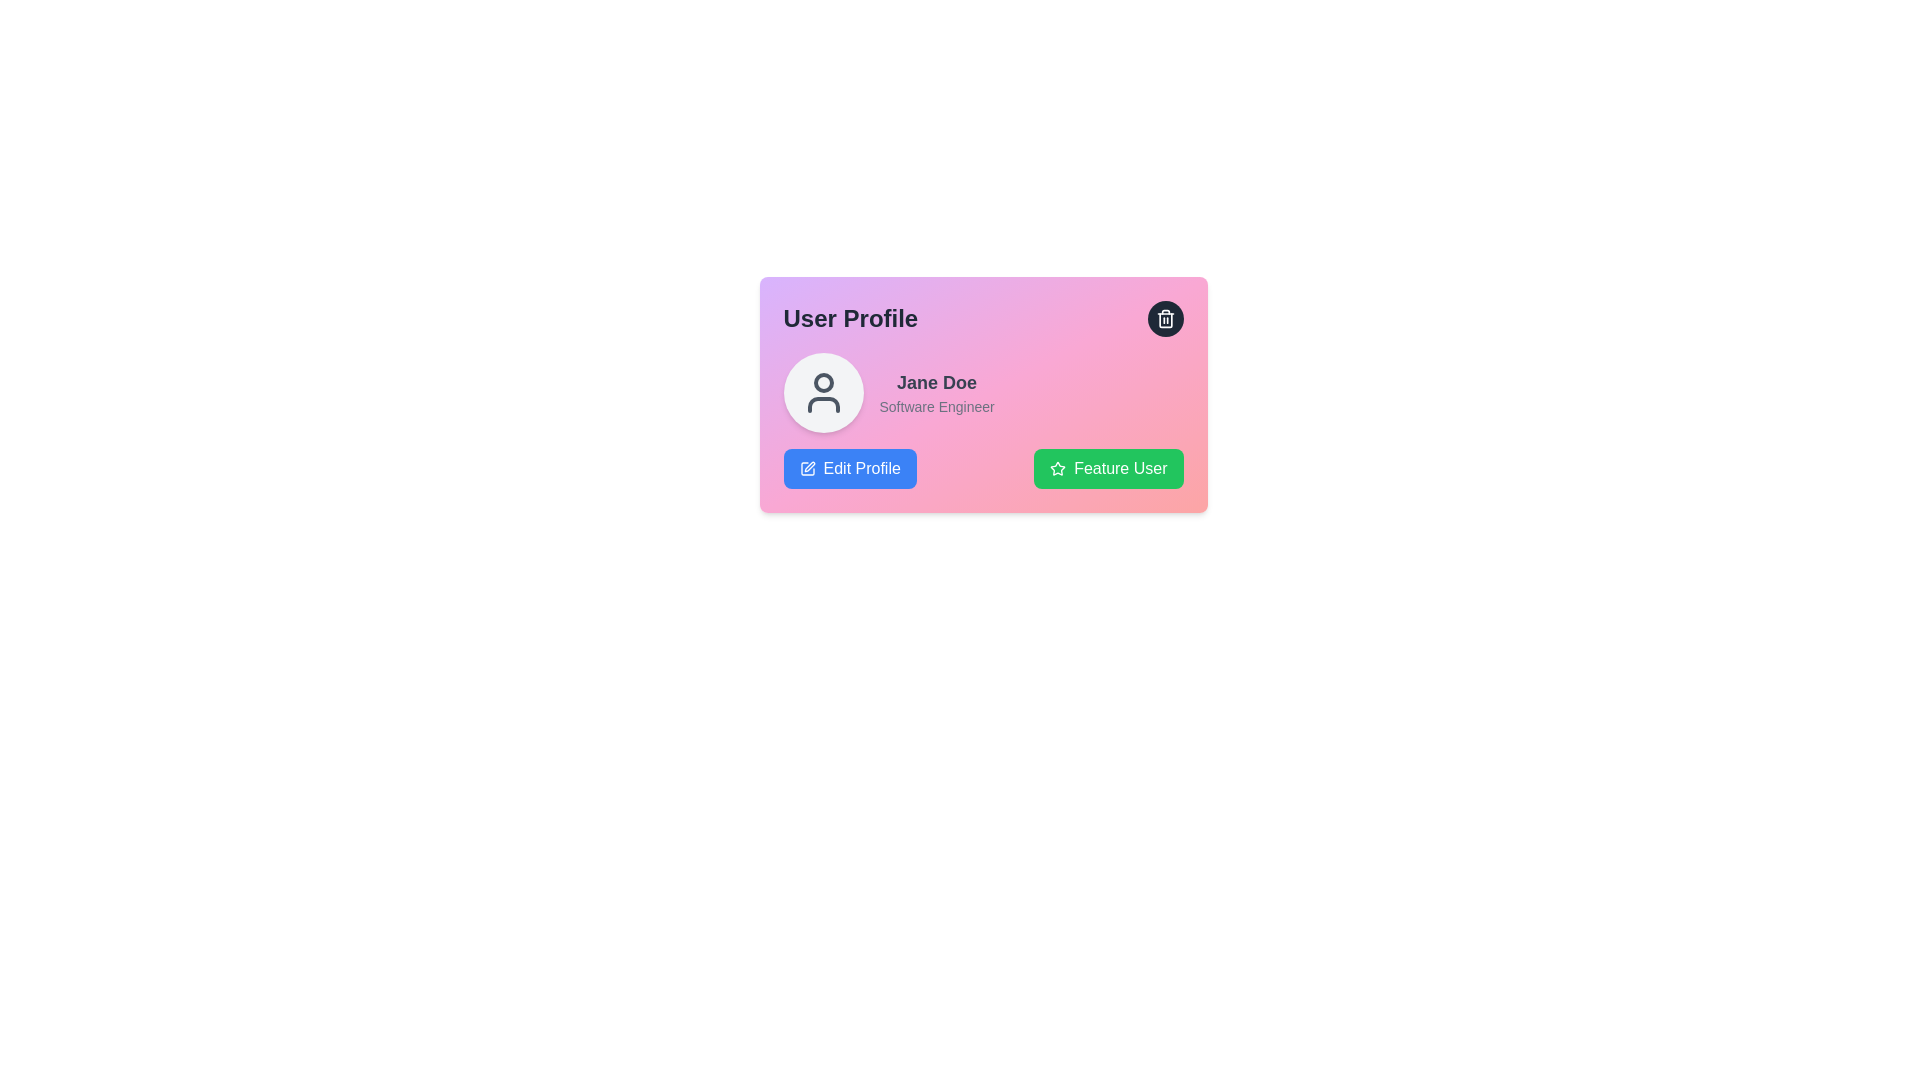  I want to click on the round user profile icon with a light gray background and a dark gray user silhouette, located within the 'User Profile' card, to the left of 'Jane Doe' and 'Software Engineer', so click(823, 393).